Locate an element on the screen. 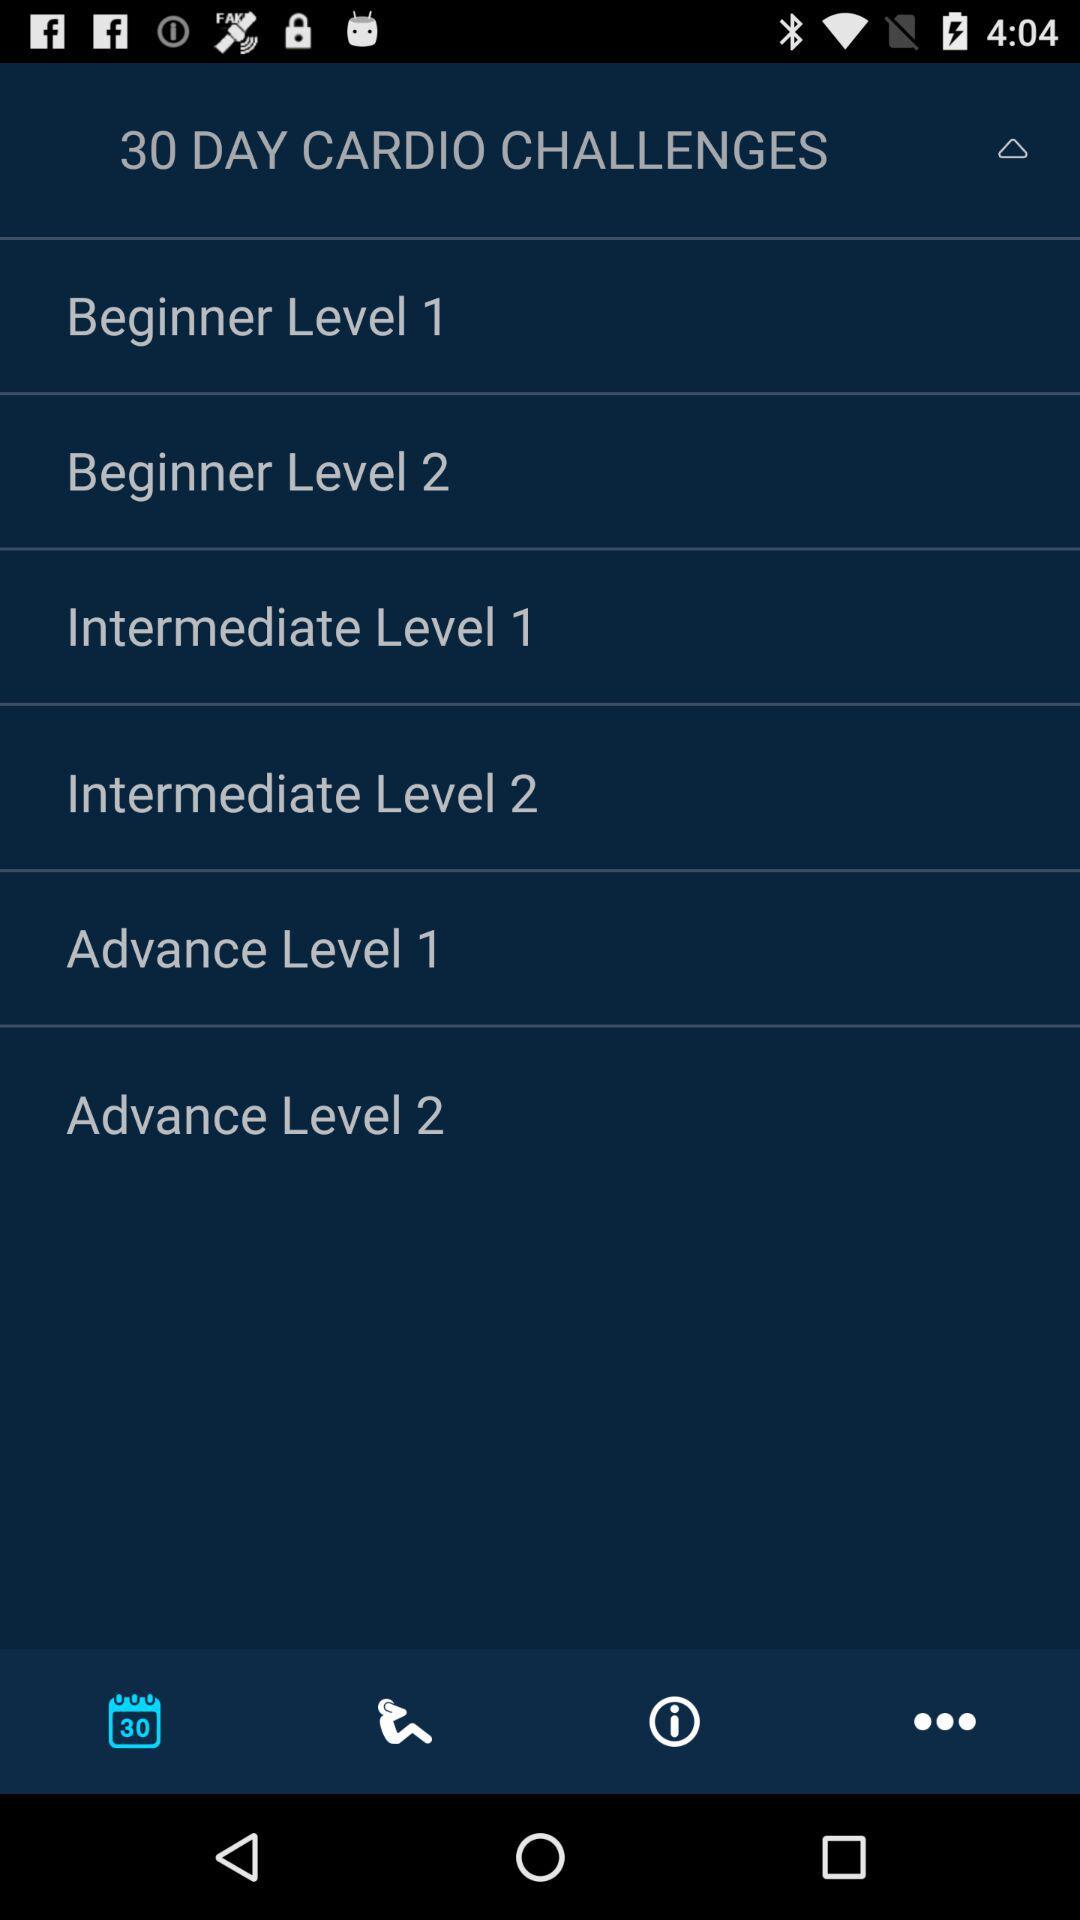  return to the previous screen is located at coordinates (994, 147).